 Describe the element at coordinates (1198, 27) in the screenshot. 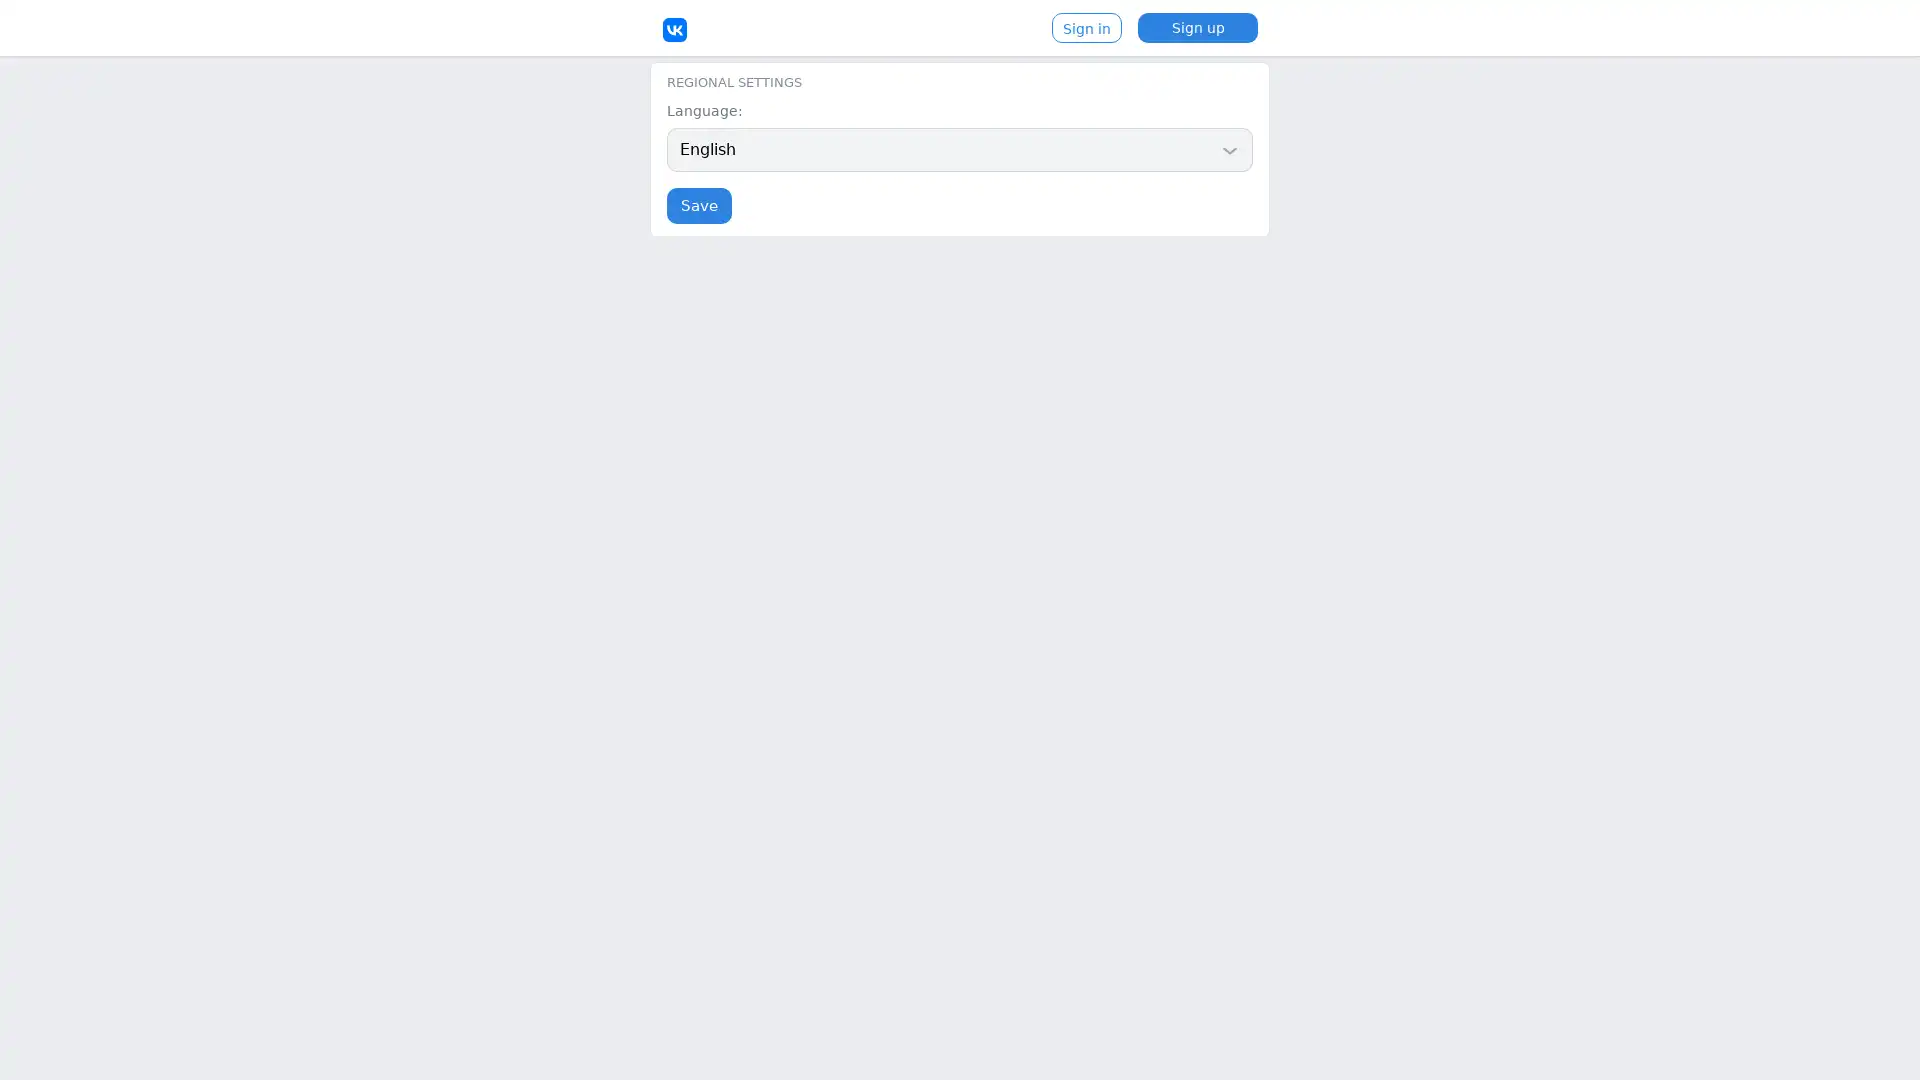

I see `Sign up` at that location.